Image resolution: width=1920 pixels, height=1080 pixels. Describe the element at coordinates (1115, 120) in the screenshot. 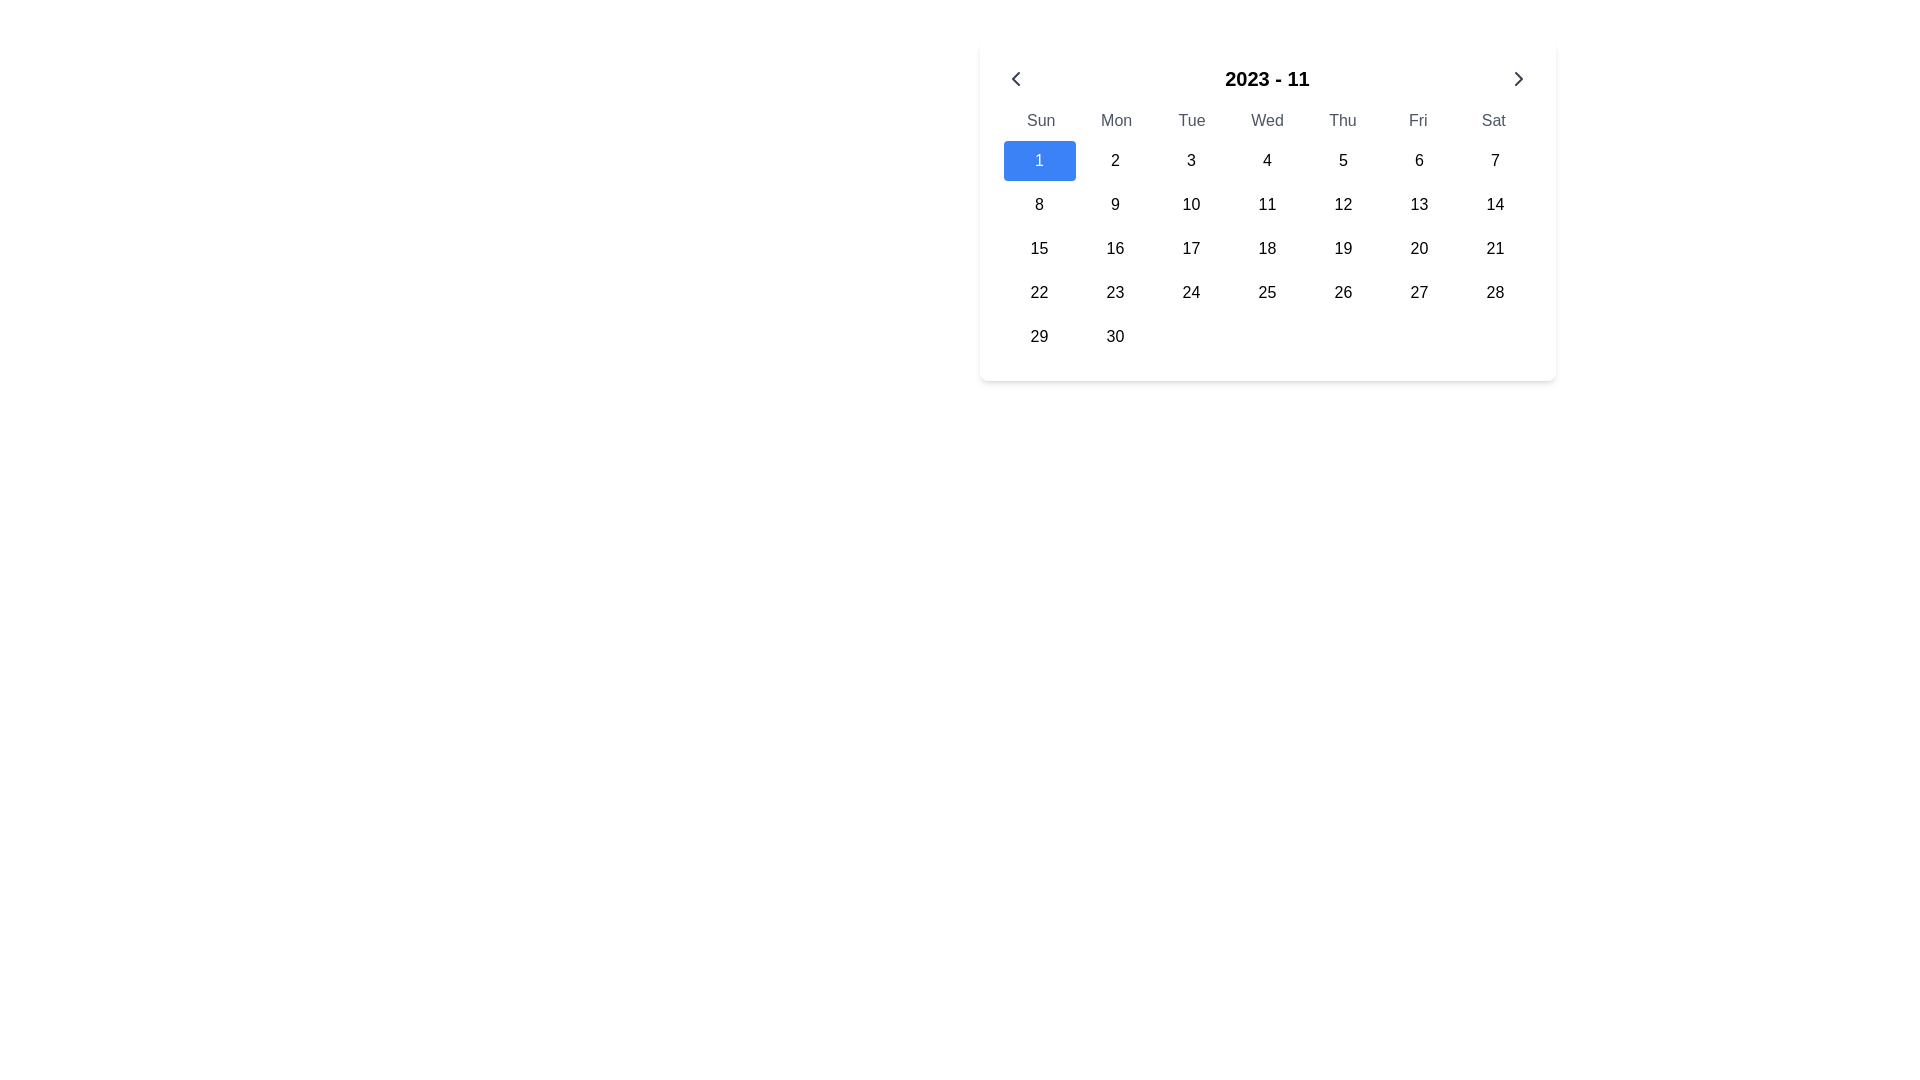

I see `the 'Mon' text label, which represents Monday in the weekly calendar, to trigger visual cues` at that location.